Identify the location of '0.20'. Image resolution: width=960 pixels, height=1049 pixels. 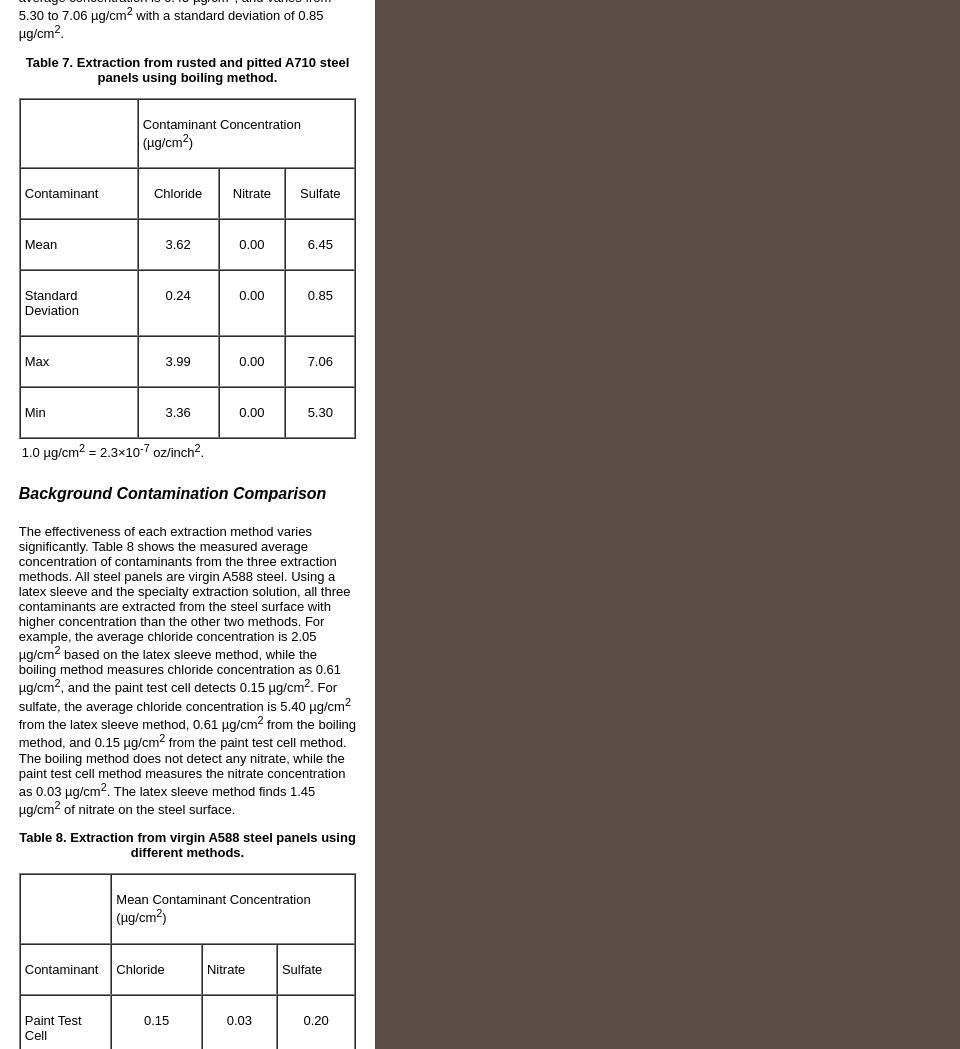
(315, 1019).